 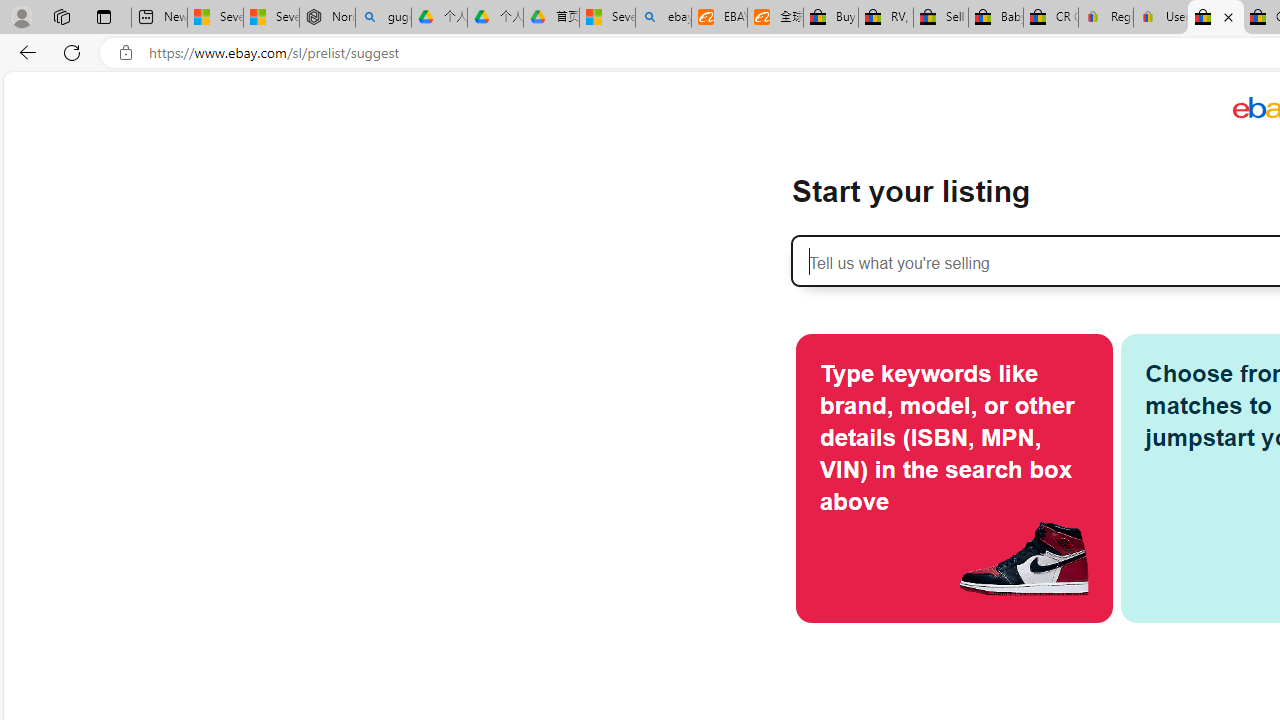 I want to click on 'Buy Auto Parts & Accessories | eBay', so click(x=830, y=17).